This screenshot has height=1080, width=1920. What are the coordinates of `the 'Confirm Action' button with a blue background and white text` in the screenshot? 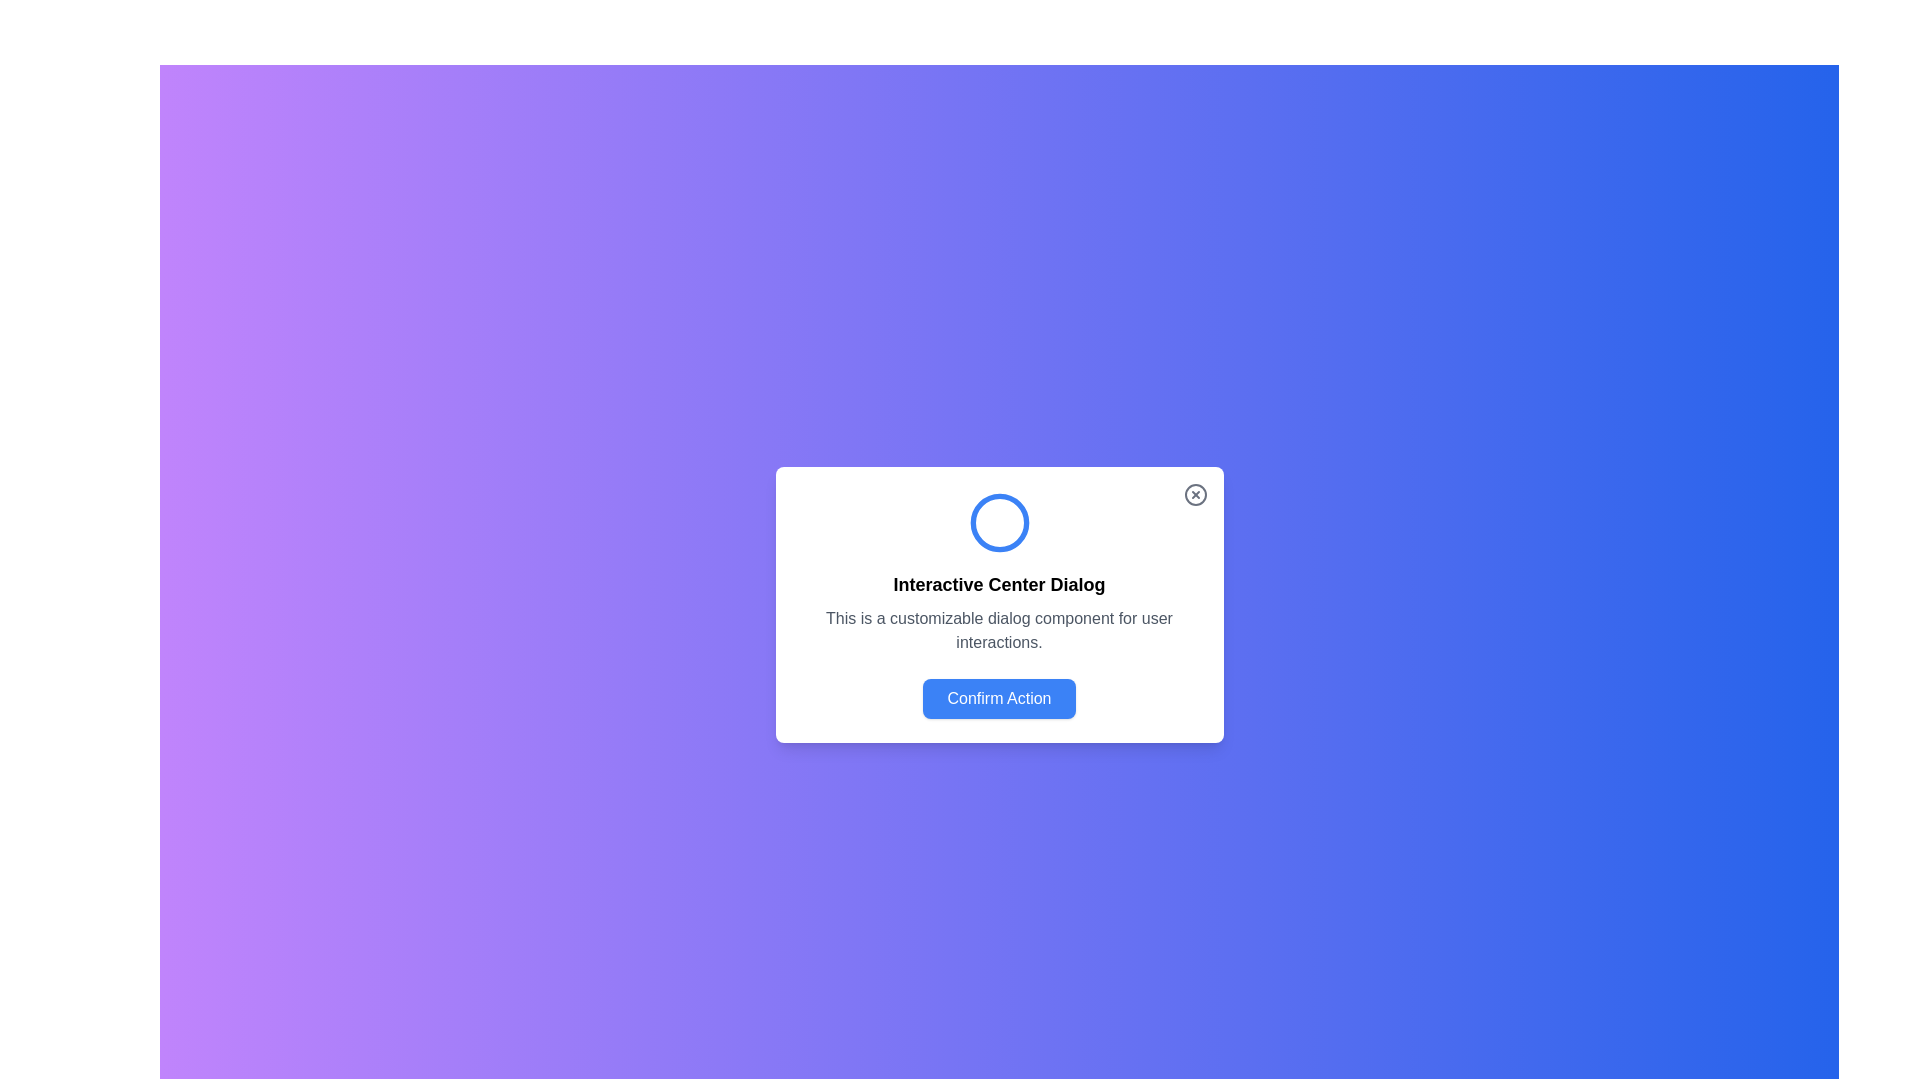 It's located at (999, 697).